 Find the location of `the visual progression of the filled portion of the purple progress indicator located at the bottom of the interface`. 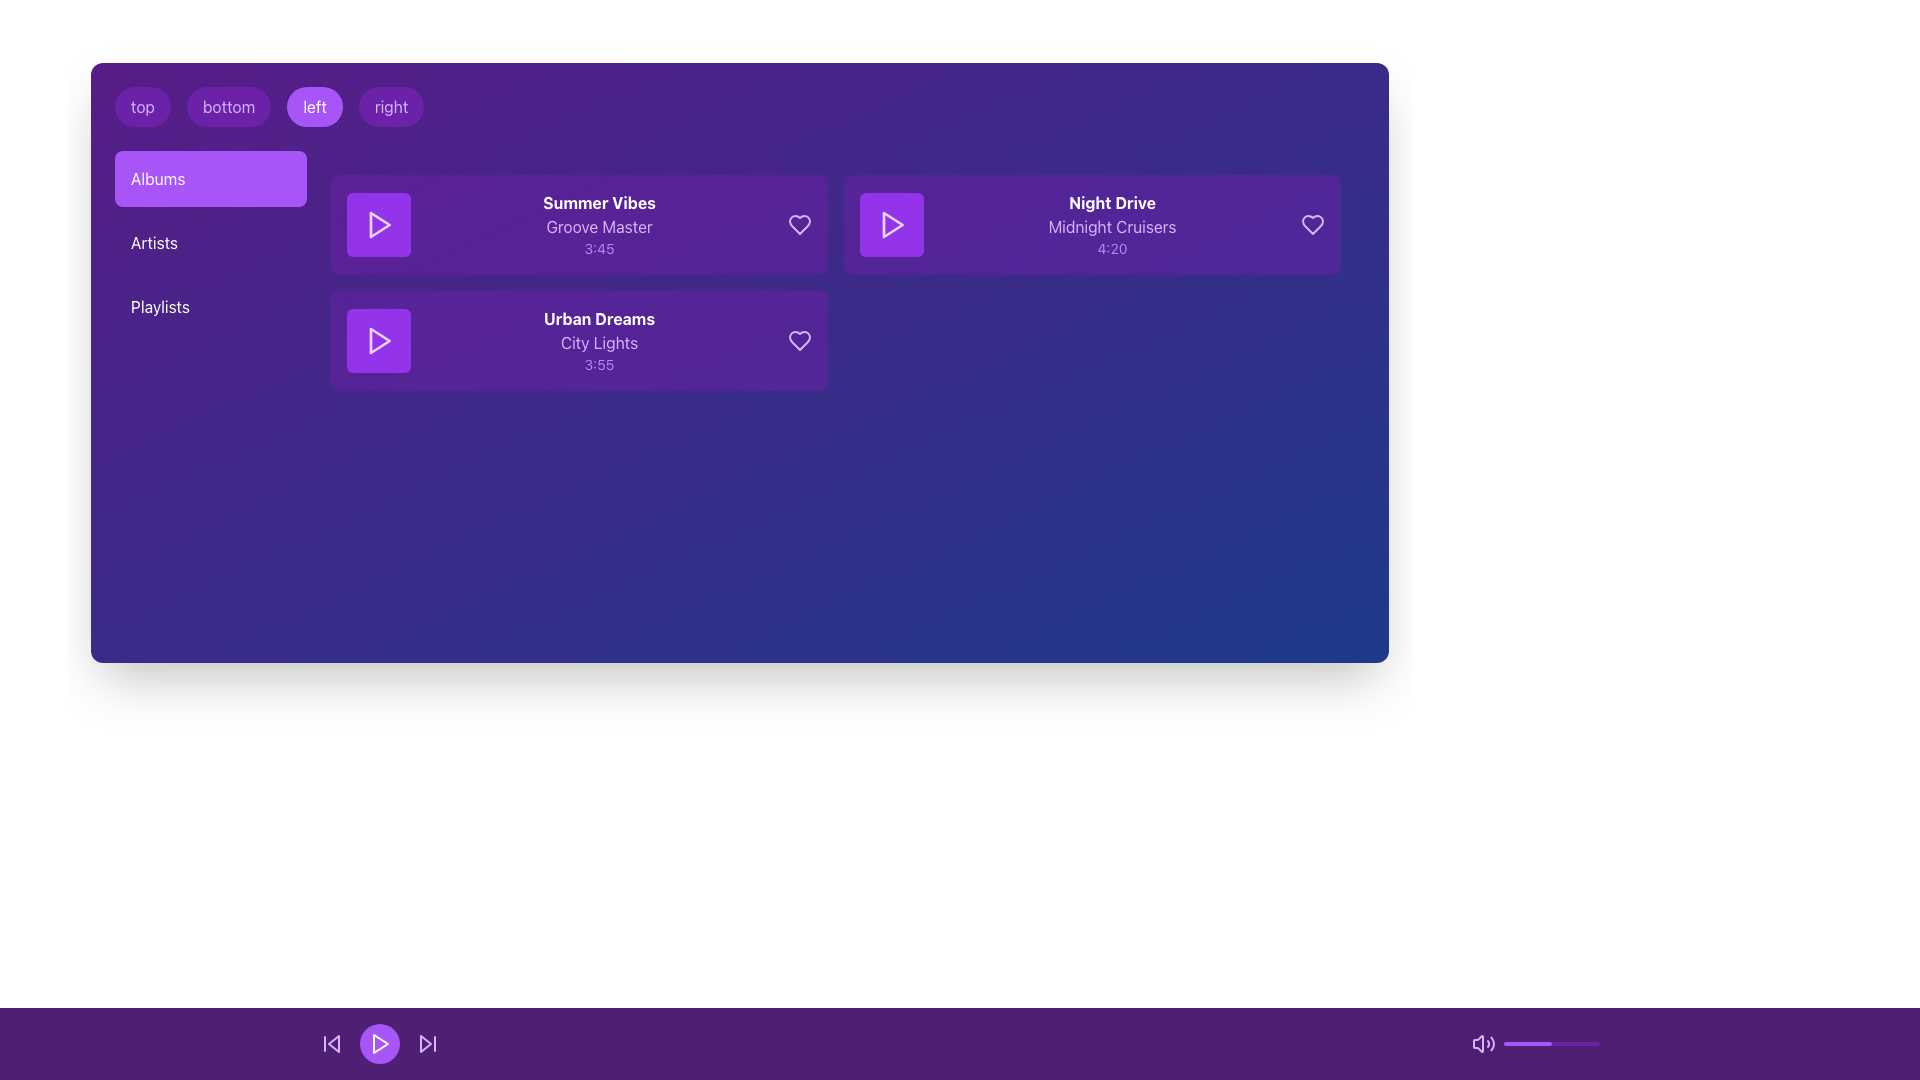

the visual progression of the filled portion of the purple progress indicator located at the bottom of the interface is located at coordinates (1526, 1043).